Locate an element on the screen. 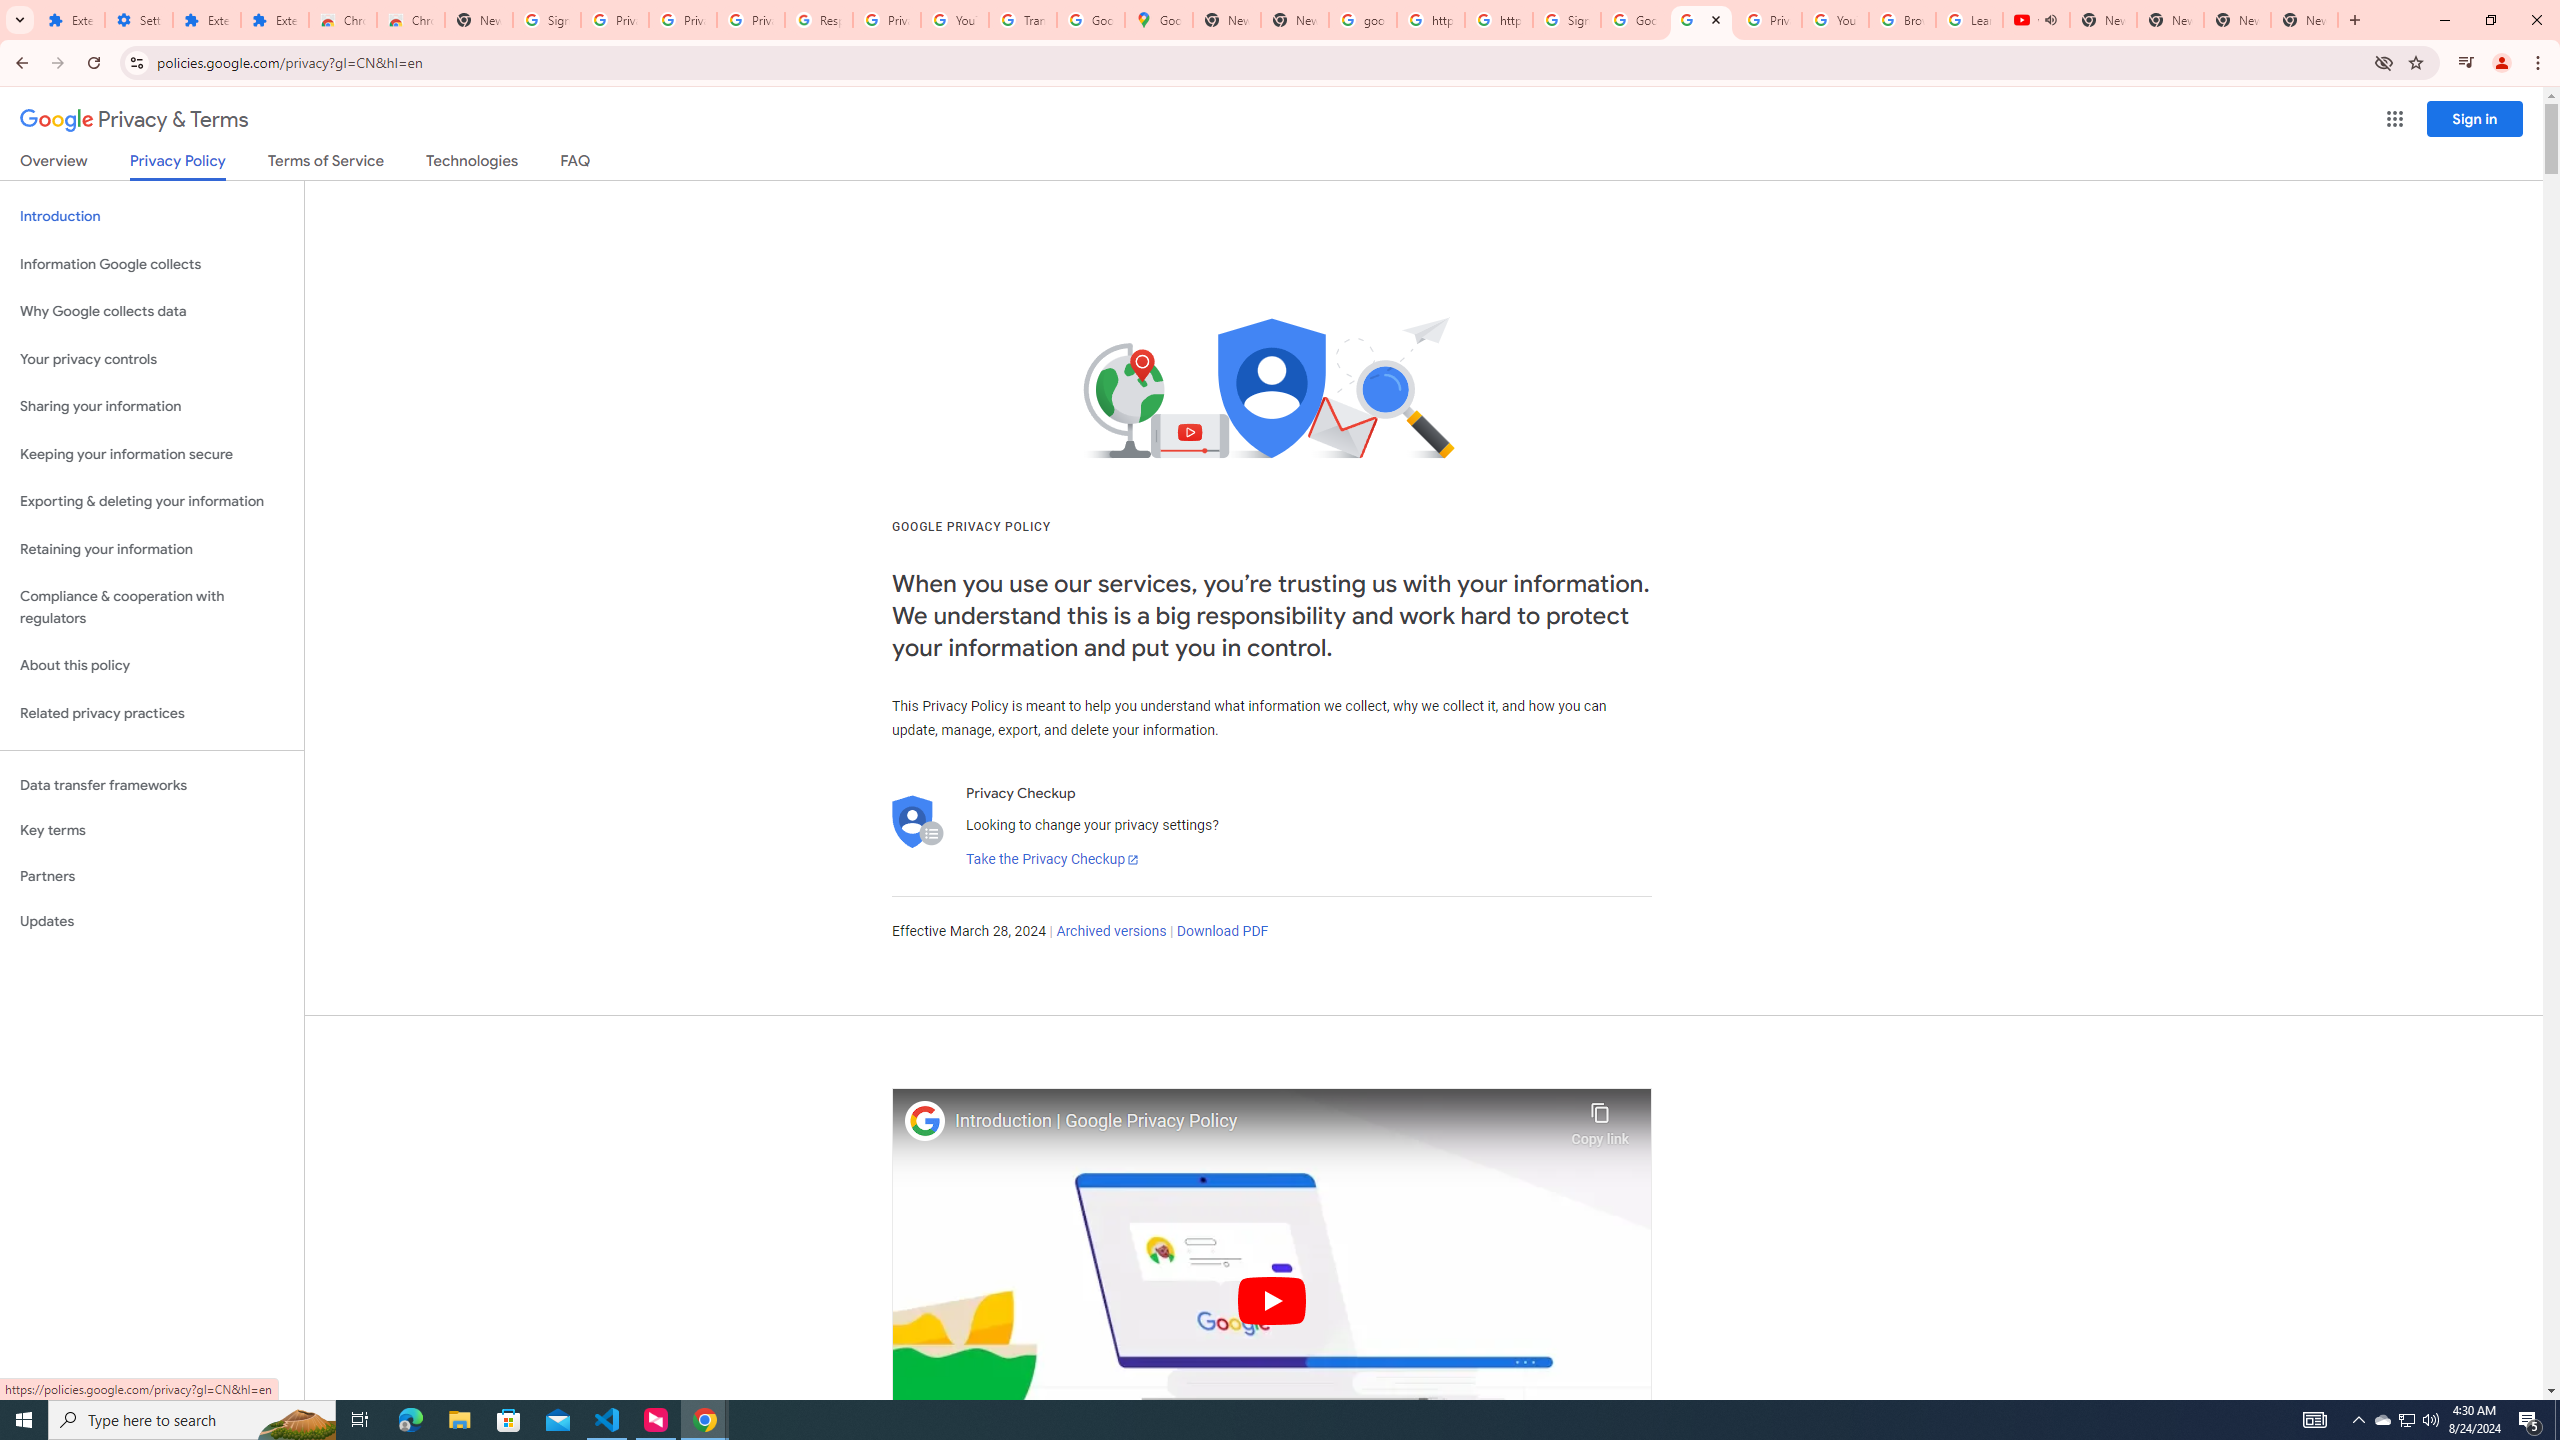 The width and height of the screenshot is (2560, 1440). 'Extensions' is located at coordinates (274, 19).